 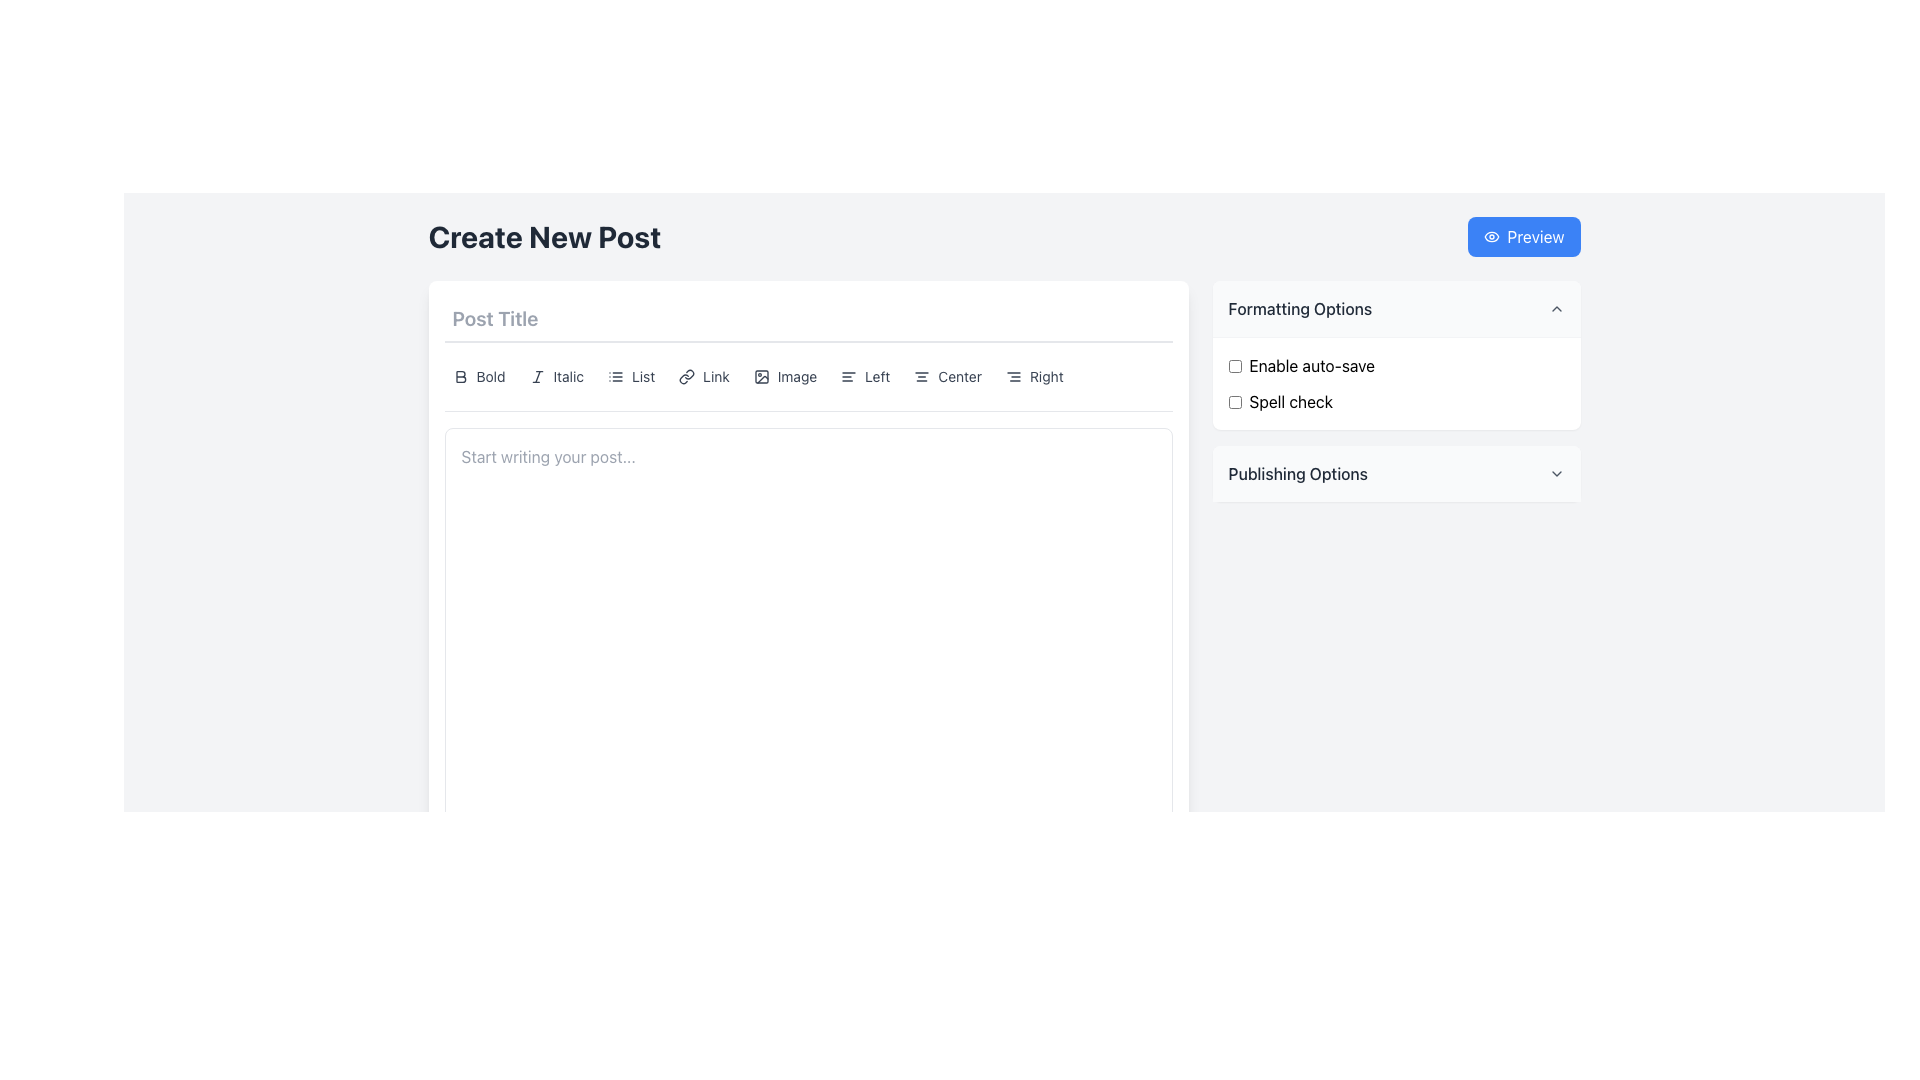 What do you see at coordinates (537, 377) in the screenshot?
I see `the italic formatting button located in the text formatting bar under the 'Post Title' section by` at bounding box center [537, 377].